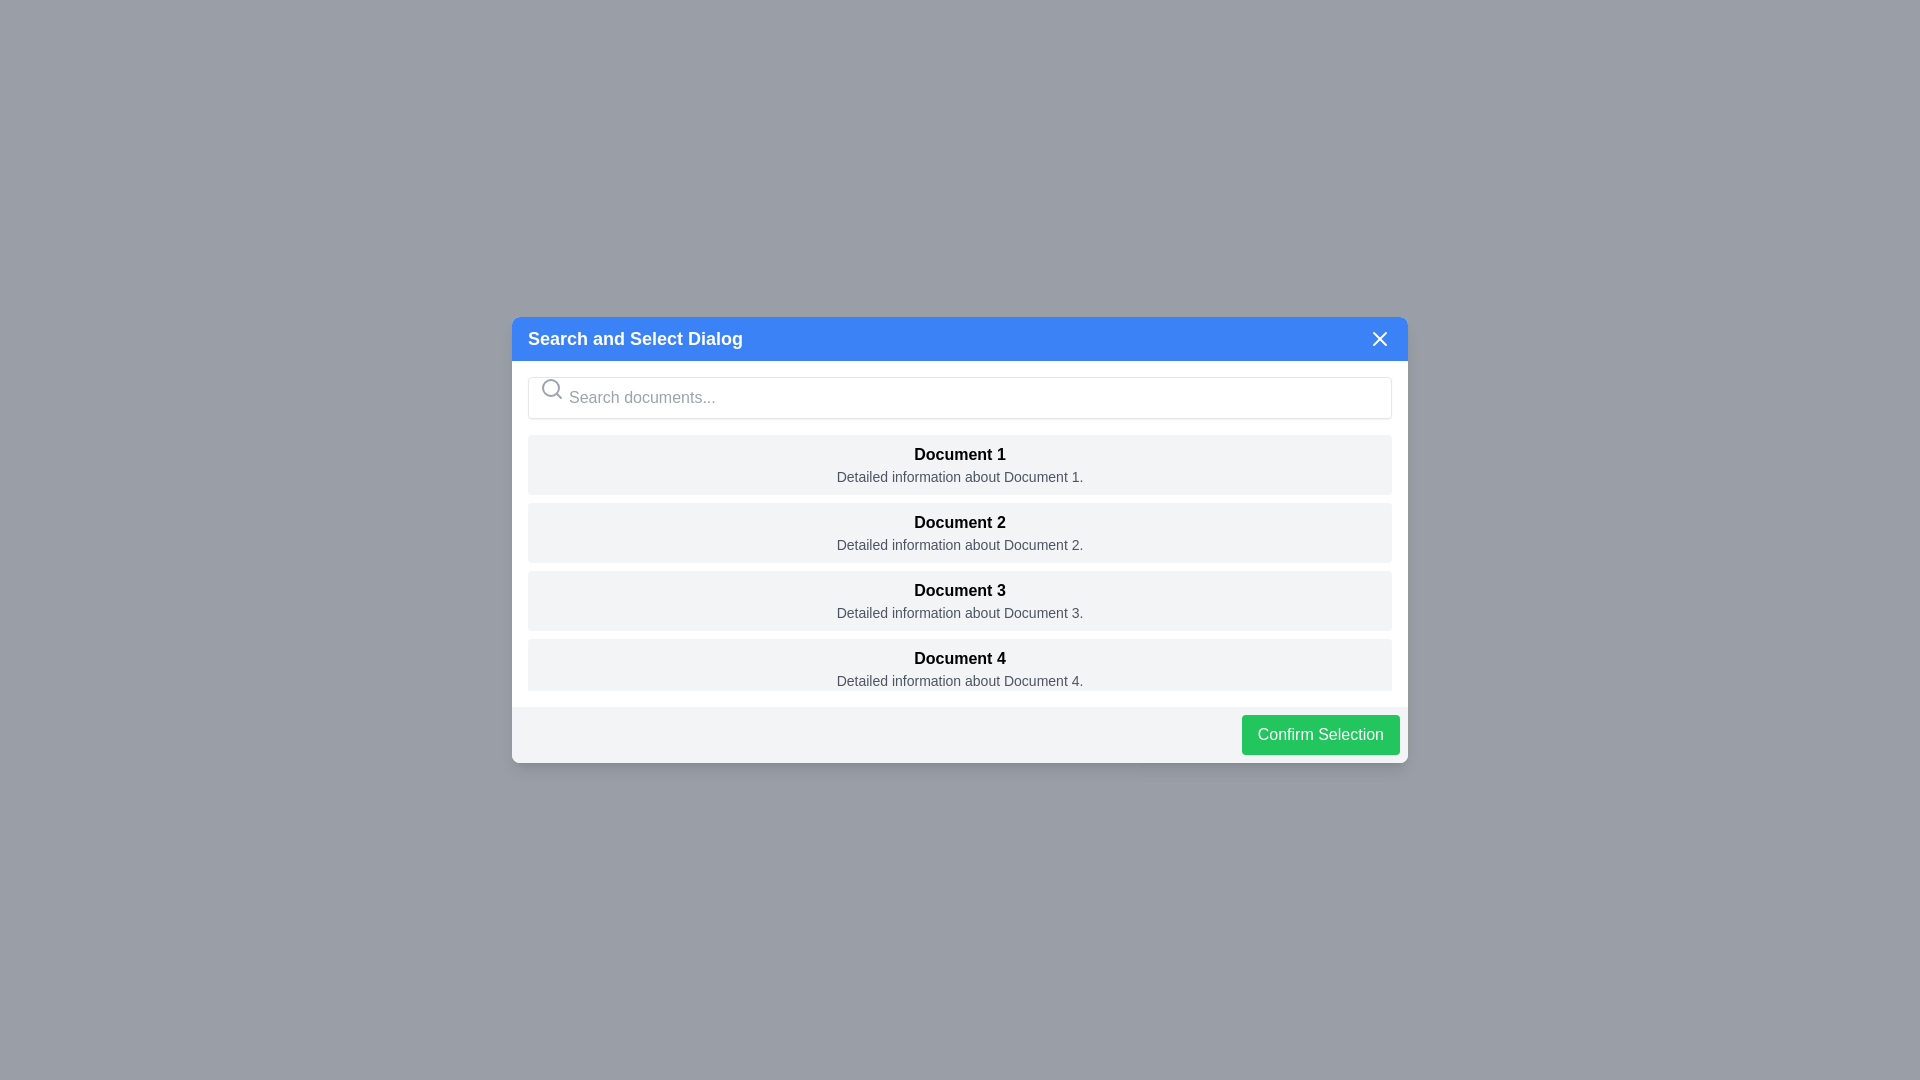 This screenshot has width=1920, height=1080. I want to click on the document with title Document 2, so click(960, 531).